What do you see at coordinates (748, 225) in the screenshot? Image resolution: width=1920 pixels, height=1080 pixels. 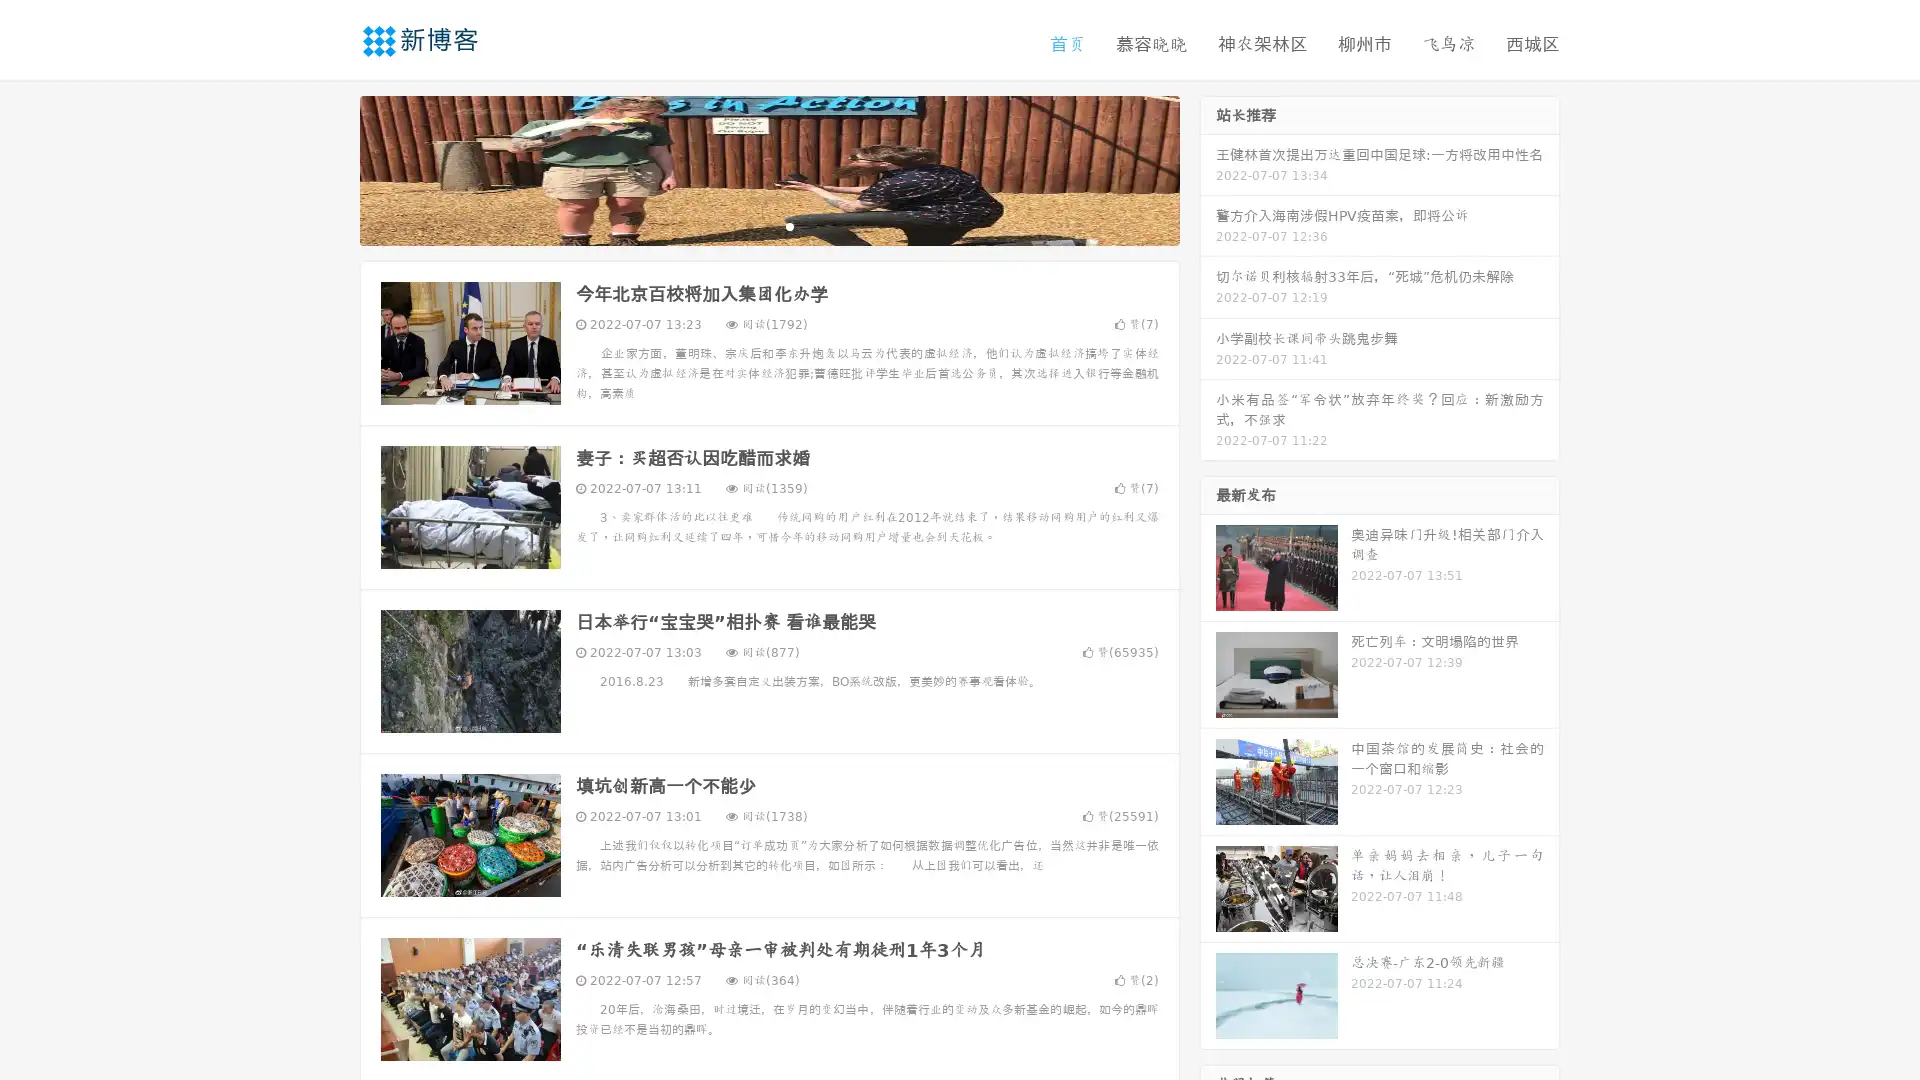 I see `Go to slide 1` at bounding box center [748, 225].